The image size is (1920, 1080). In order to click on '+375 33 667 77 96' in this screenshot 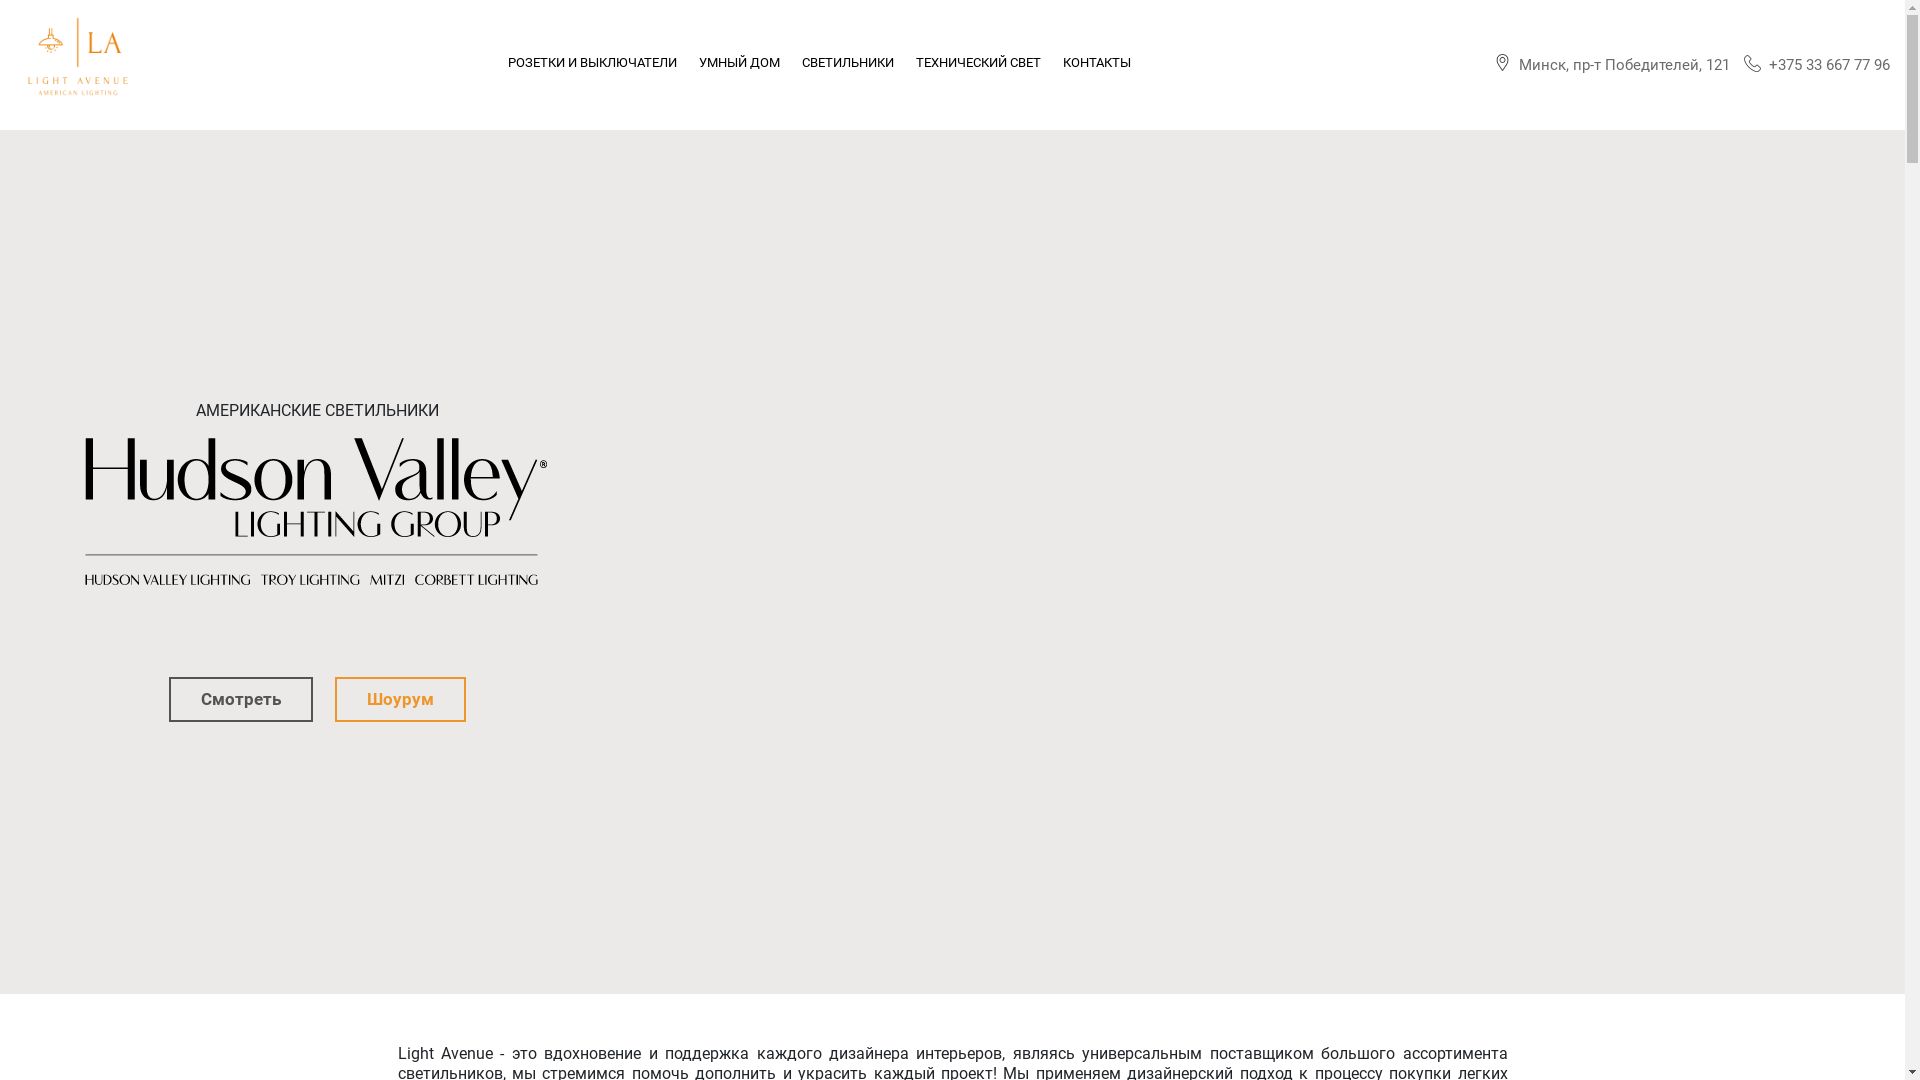, I will do `click(1817, 63)`.